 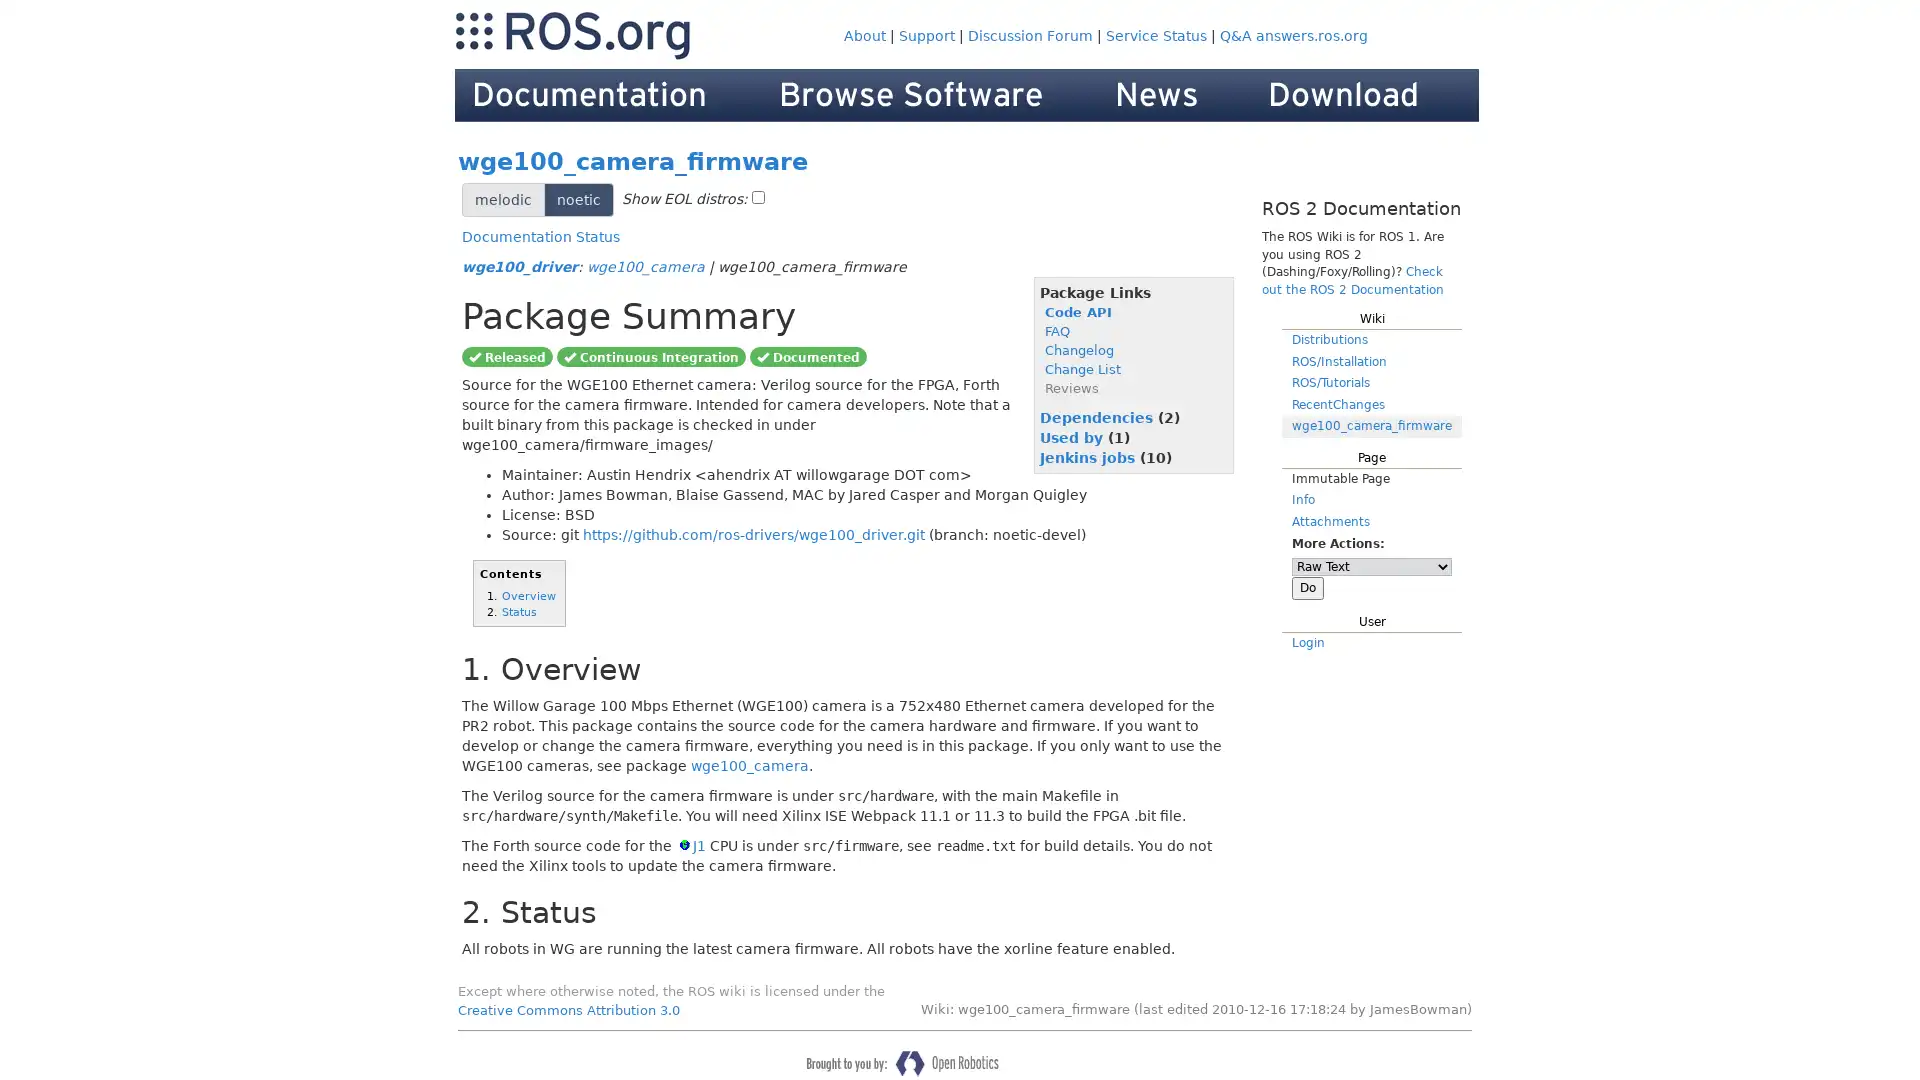 What do you see at coordinates (1308, 586) in the screenshot?
I see `Do` at bounding box center [1308, 586].